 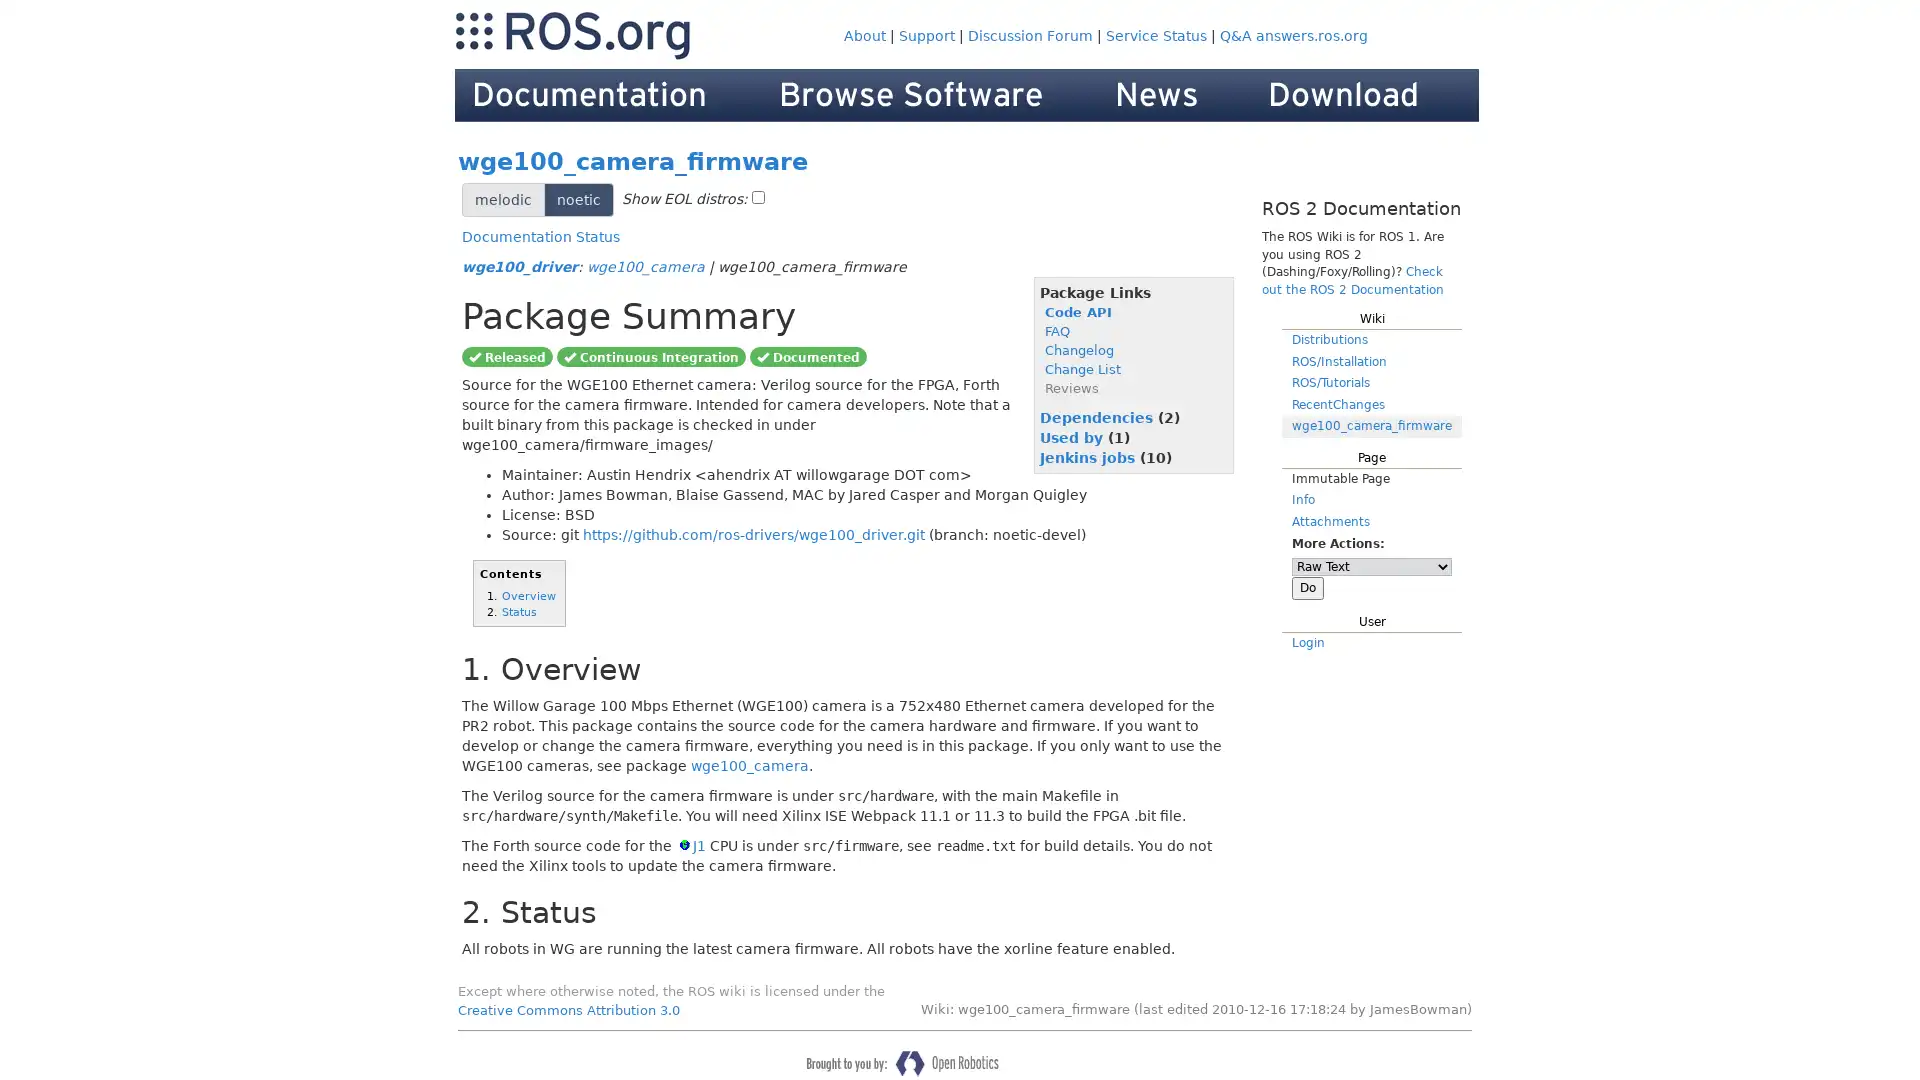 What do you see at coordinates (1308, 586) in the screenshot?
I see `Do` at bounding box center [1308, 586].